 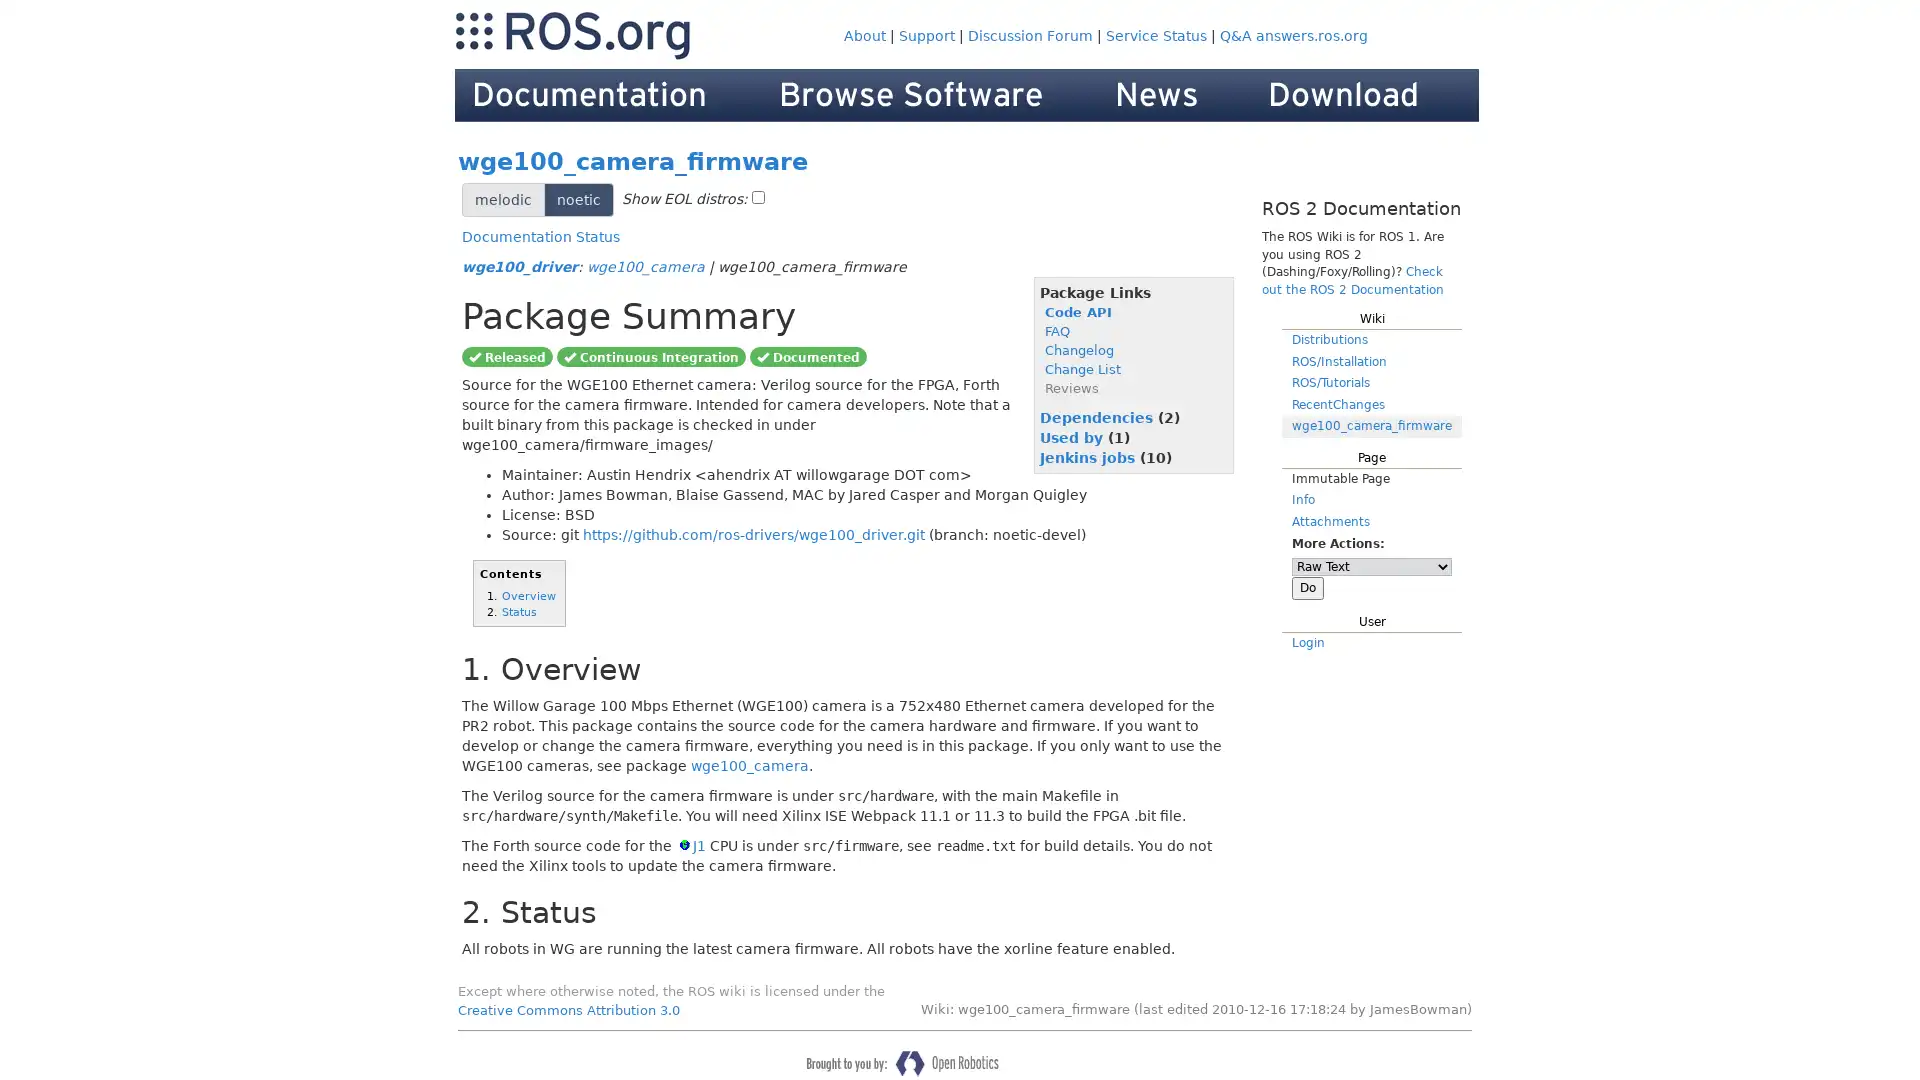 What do you see at coordinates (1308, 586) in the screenshot?
I see `Do` at bounding box center [1308, 586].